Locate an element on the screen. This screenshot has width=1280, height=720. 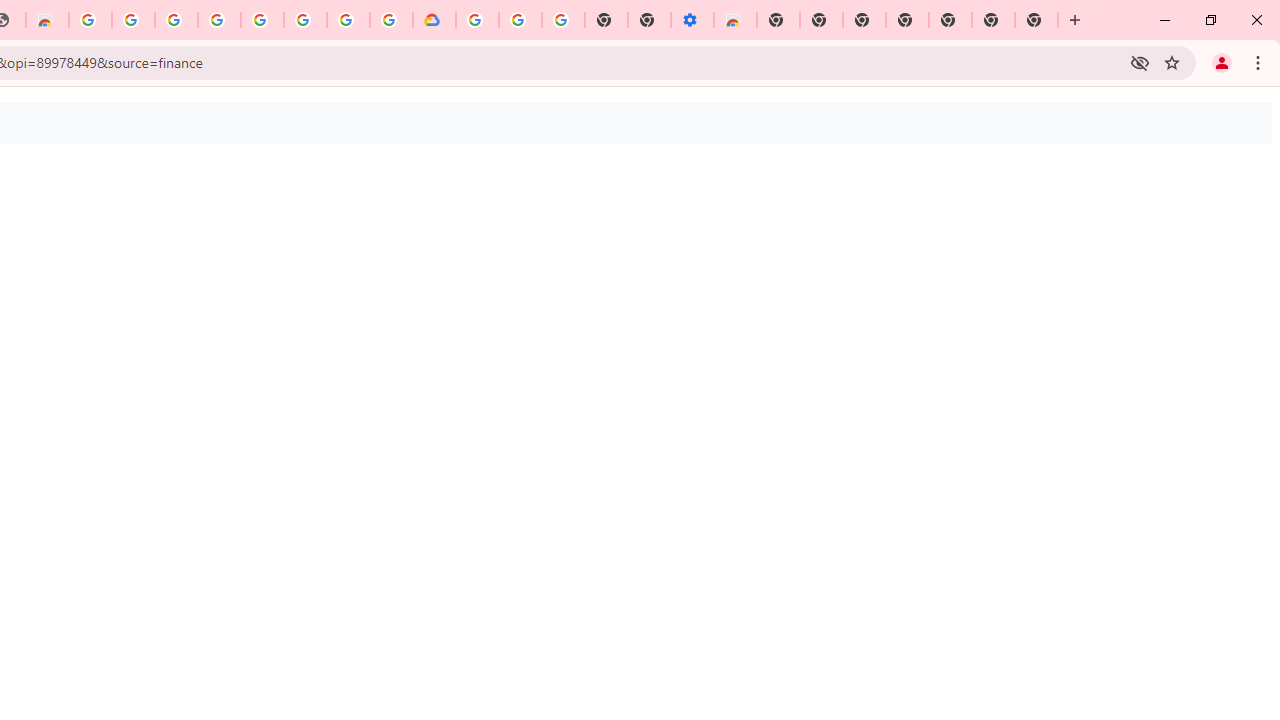
'Sign in - Google Accounts' is located at coordinates (219, 20).